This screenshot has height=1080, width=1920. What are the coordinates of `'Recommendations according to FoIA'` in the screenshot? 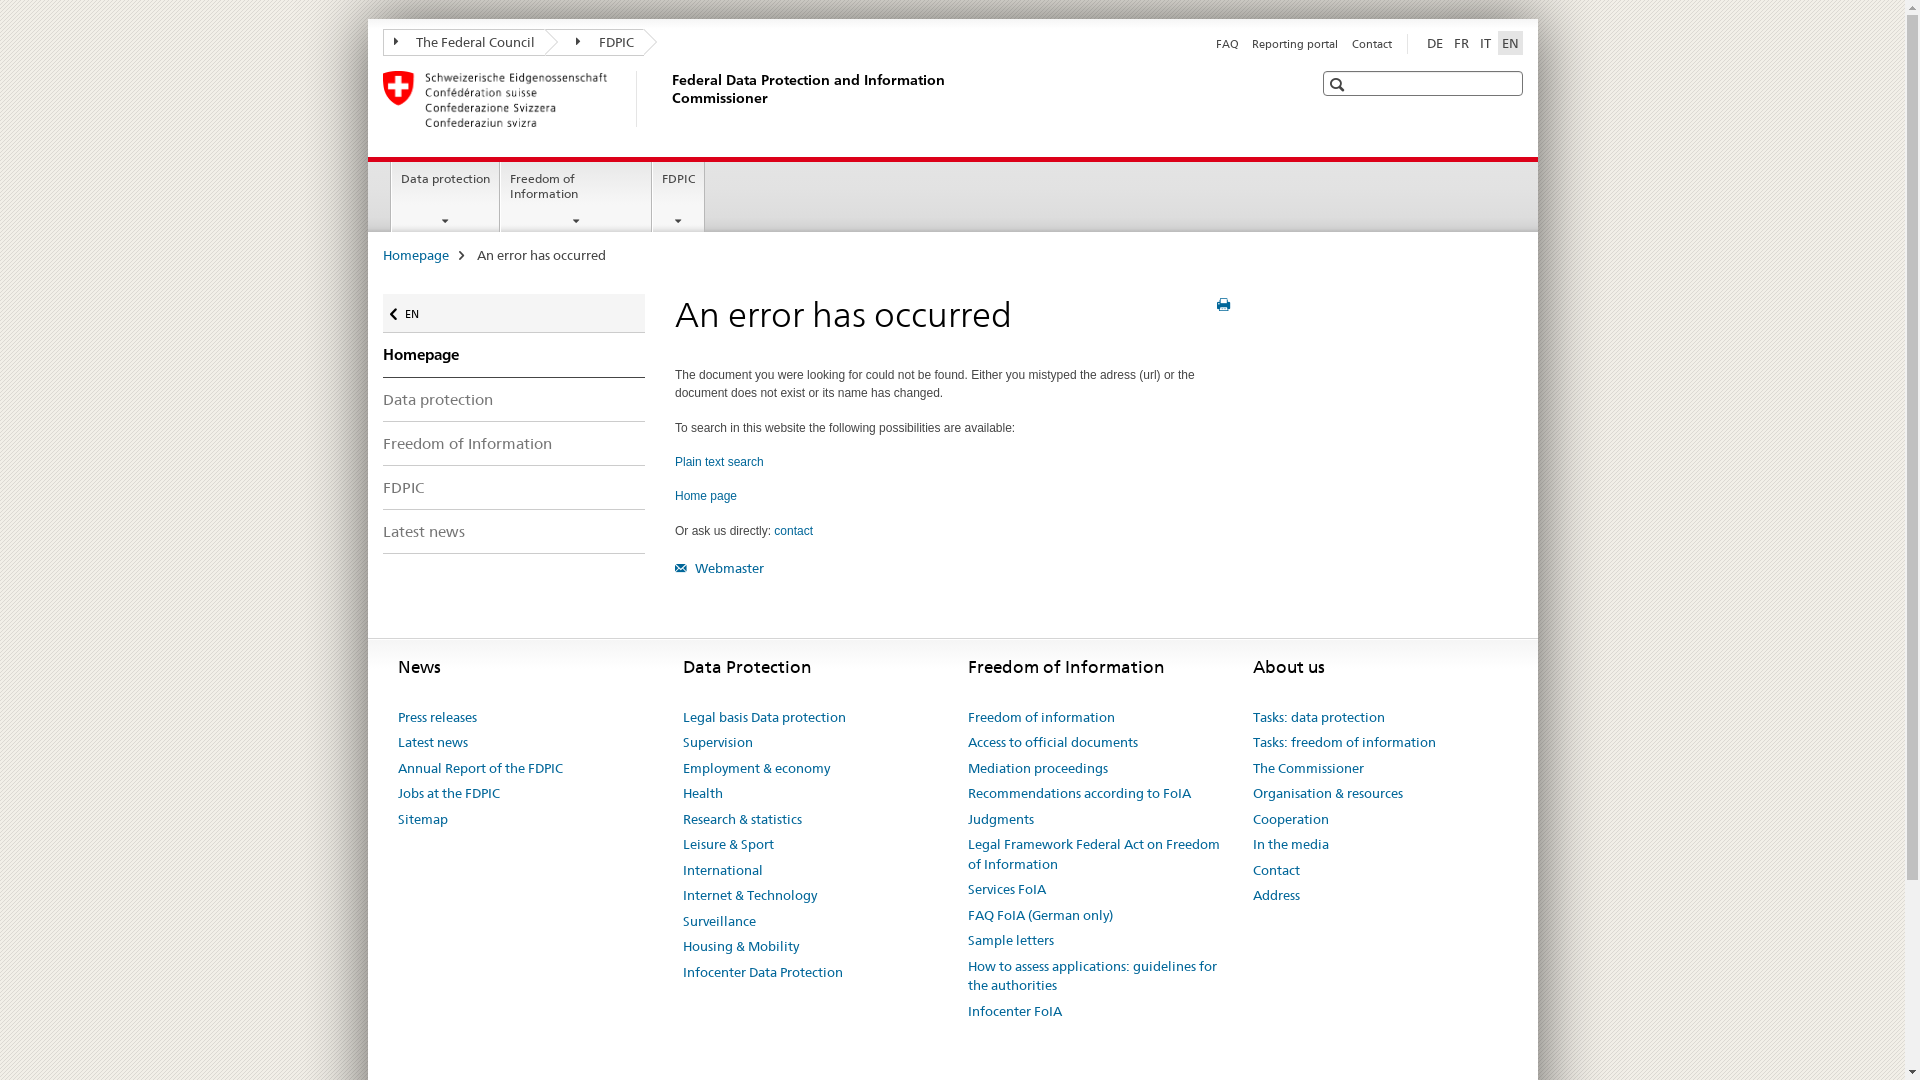 It's located at (1078, 793).